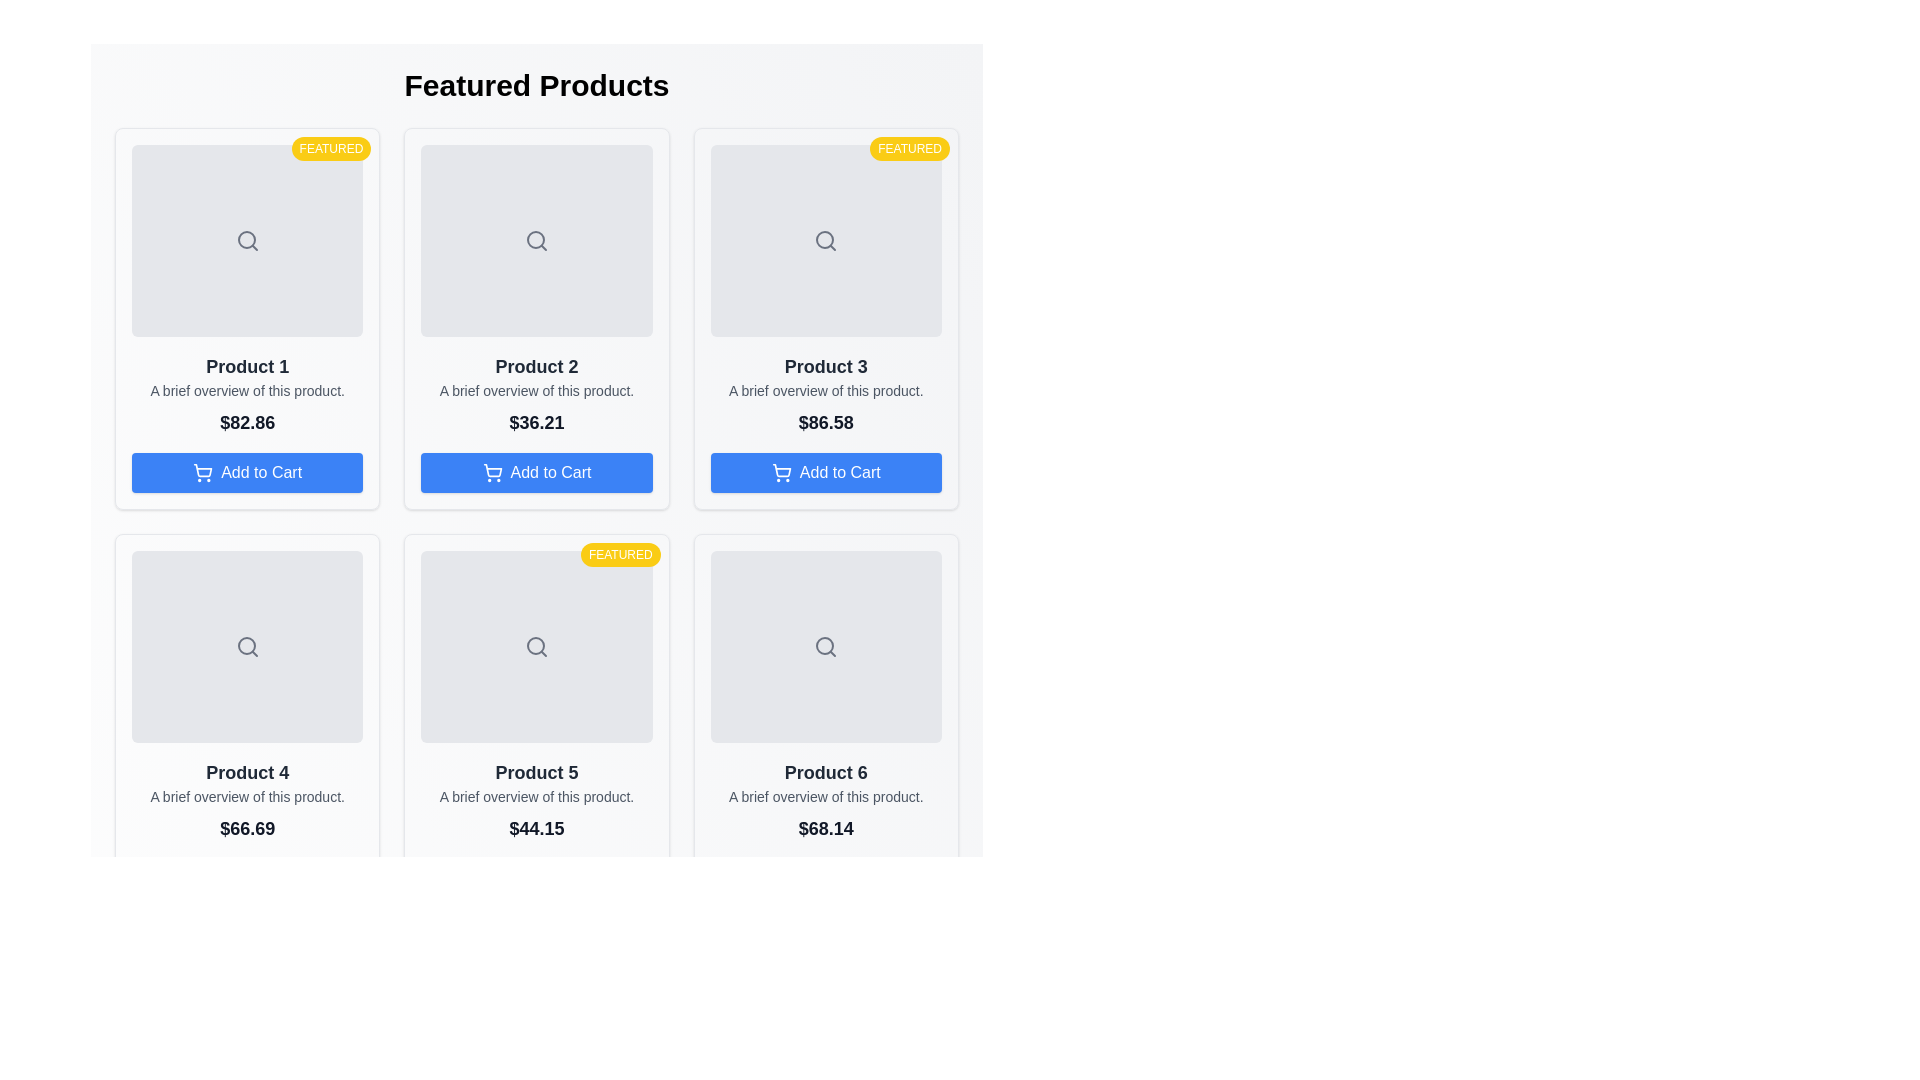 The image size is (1920, 1080). What do you see at coordinates (825, 238) in the screenshot?
I see `the inner circle of the magnifying glass graphic within the search icon located in the third product card's image placeholder` at bounding box center [825, 238].